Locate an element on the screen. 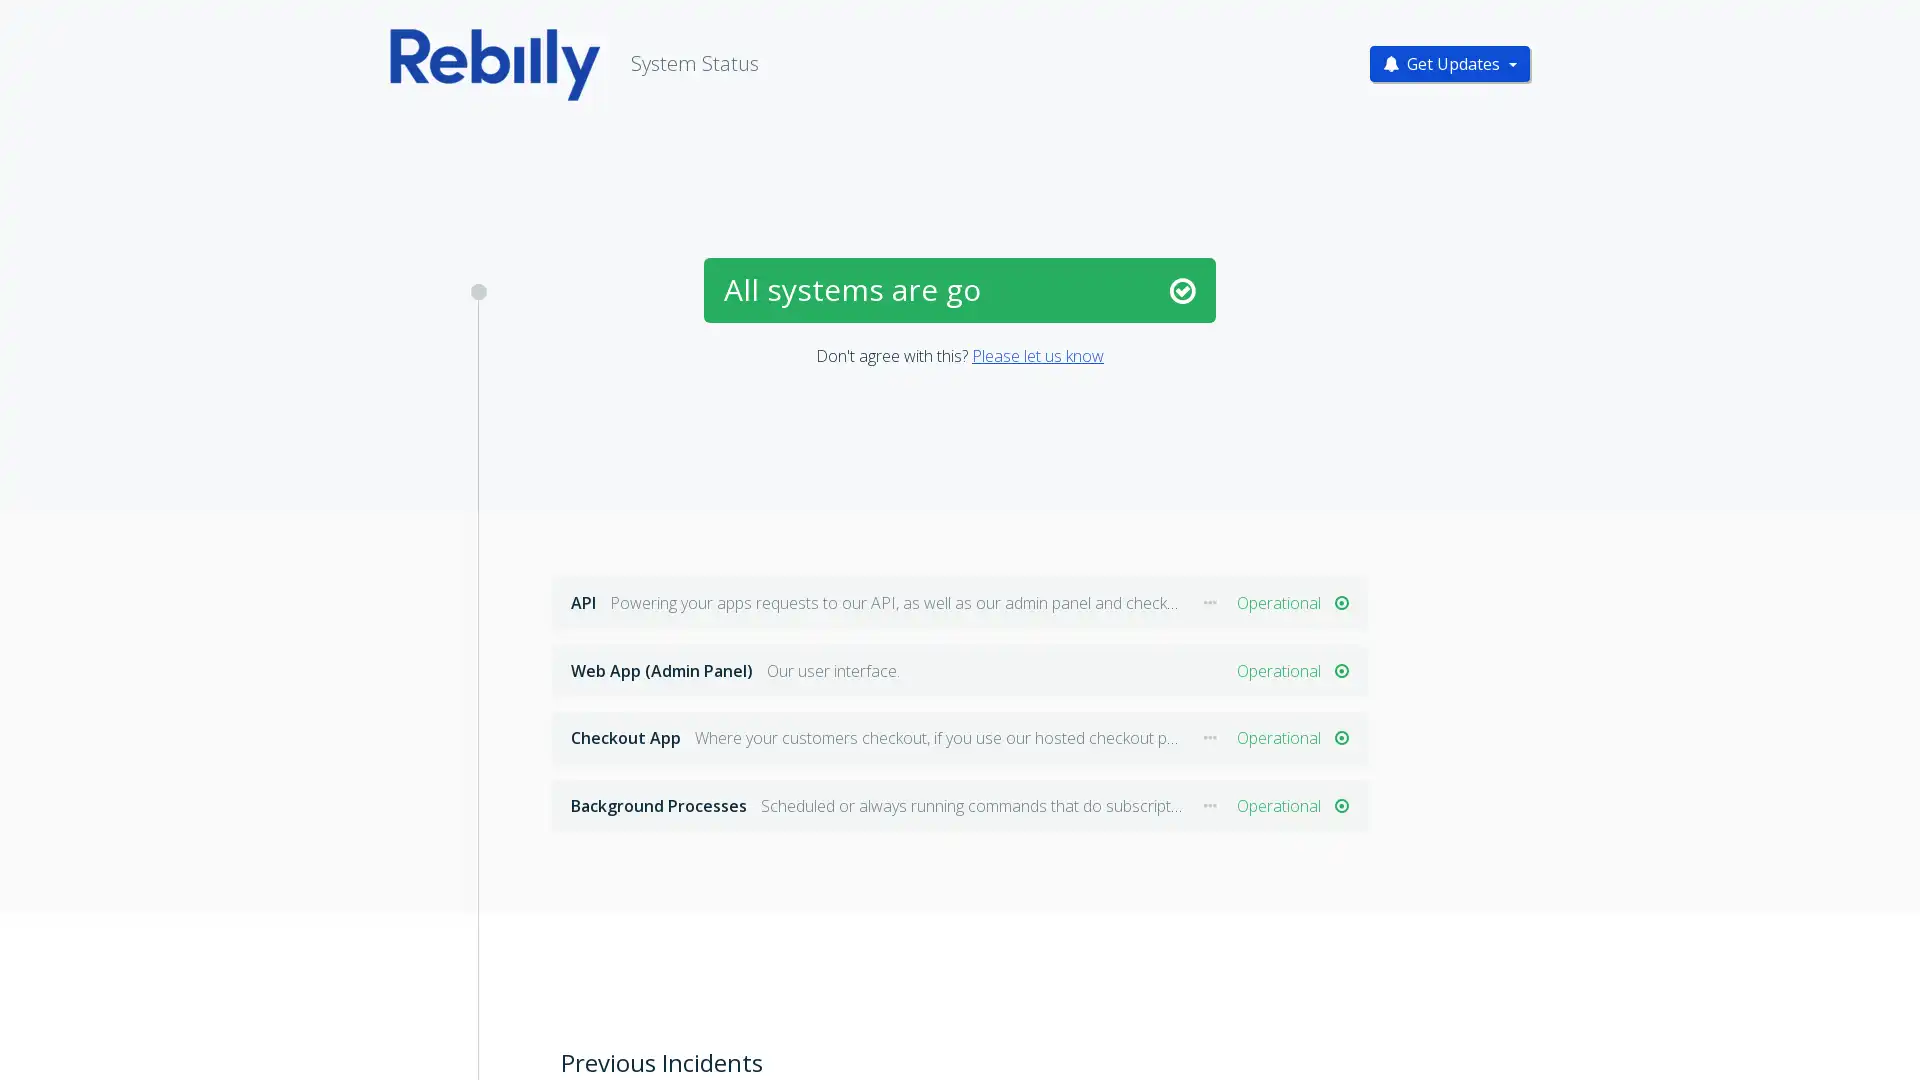 The width and height of the screenshot is (1920, 1080). Click here to view the full description for this component is located at coordinates (1209, 601).